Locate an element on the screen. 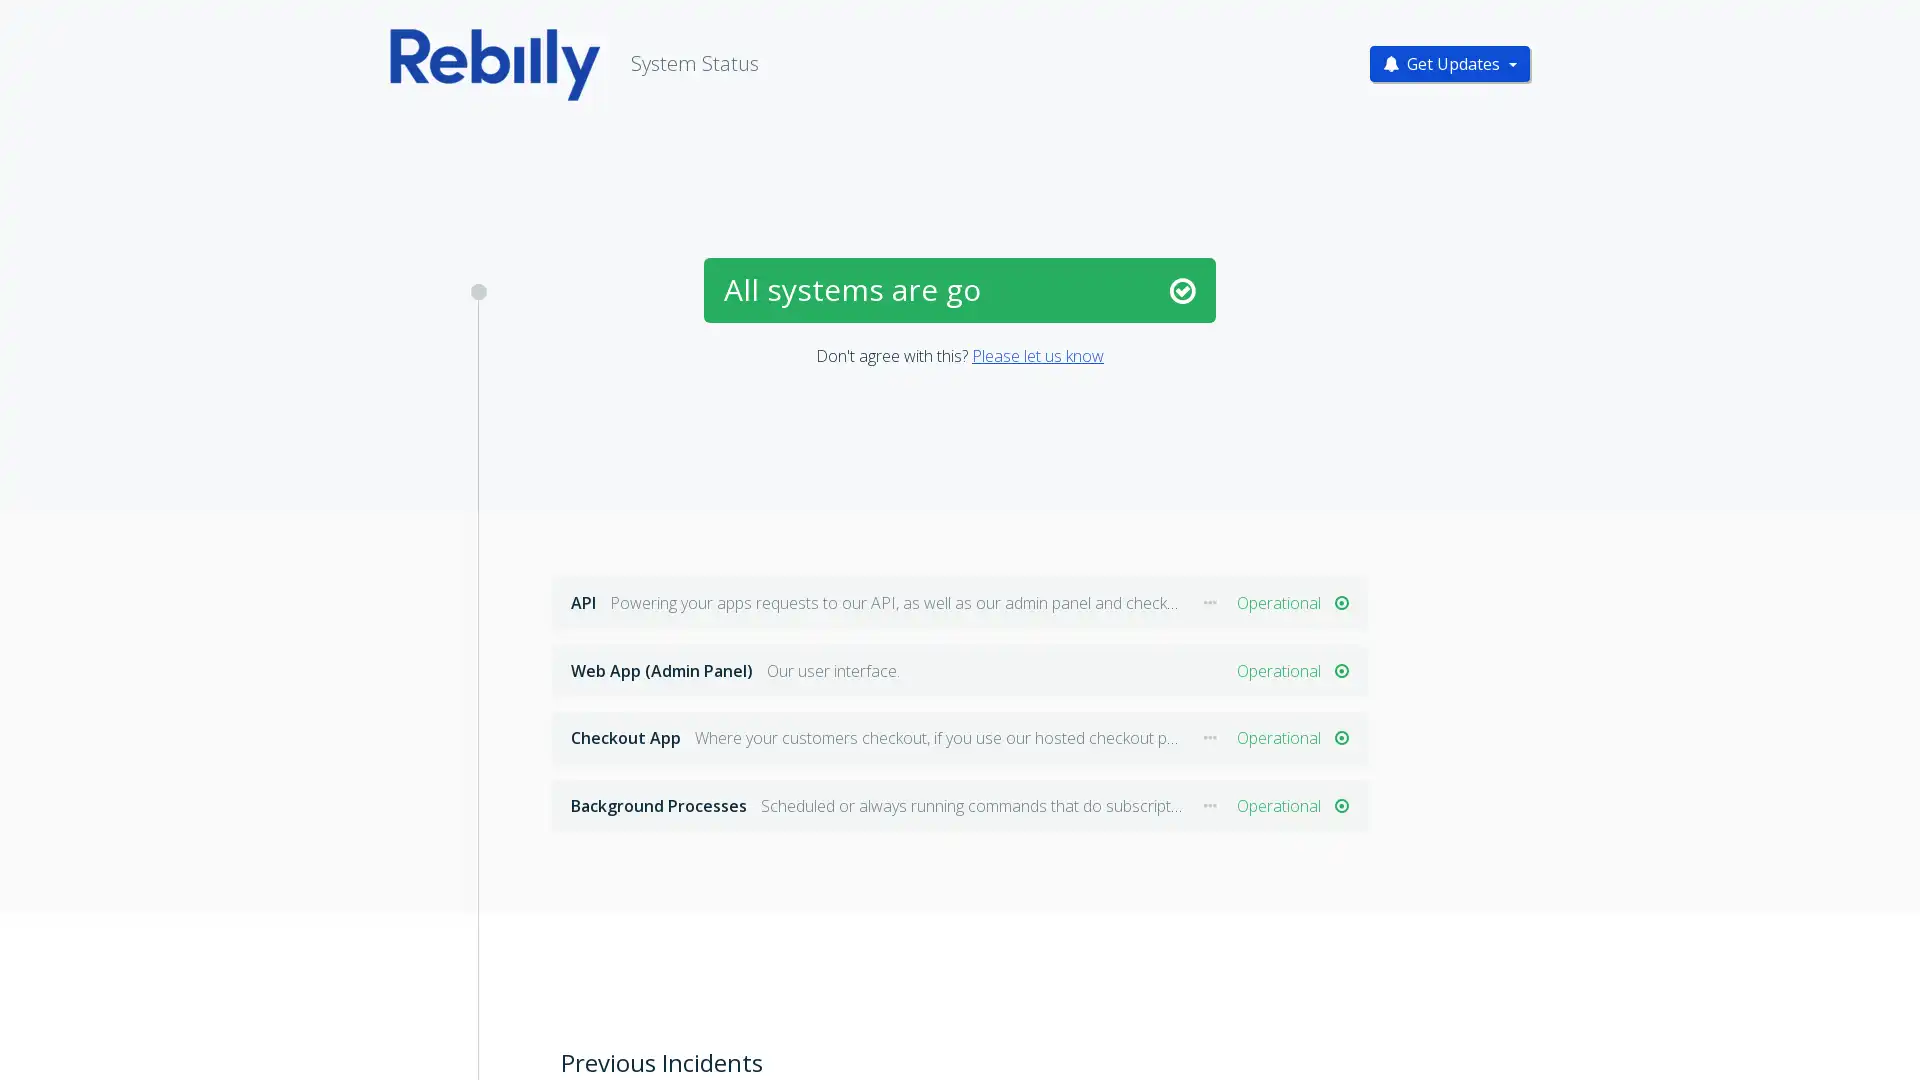 The width and height of the screenshot is (1920, 1080). Click here to view the full description for this component is located at coordinates (1209, 601).